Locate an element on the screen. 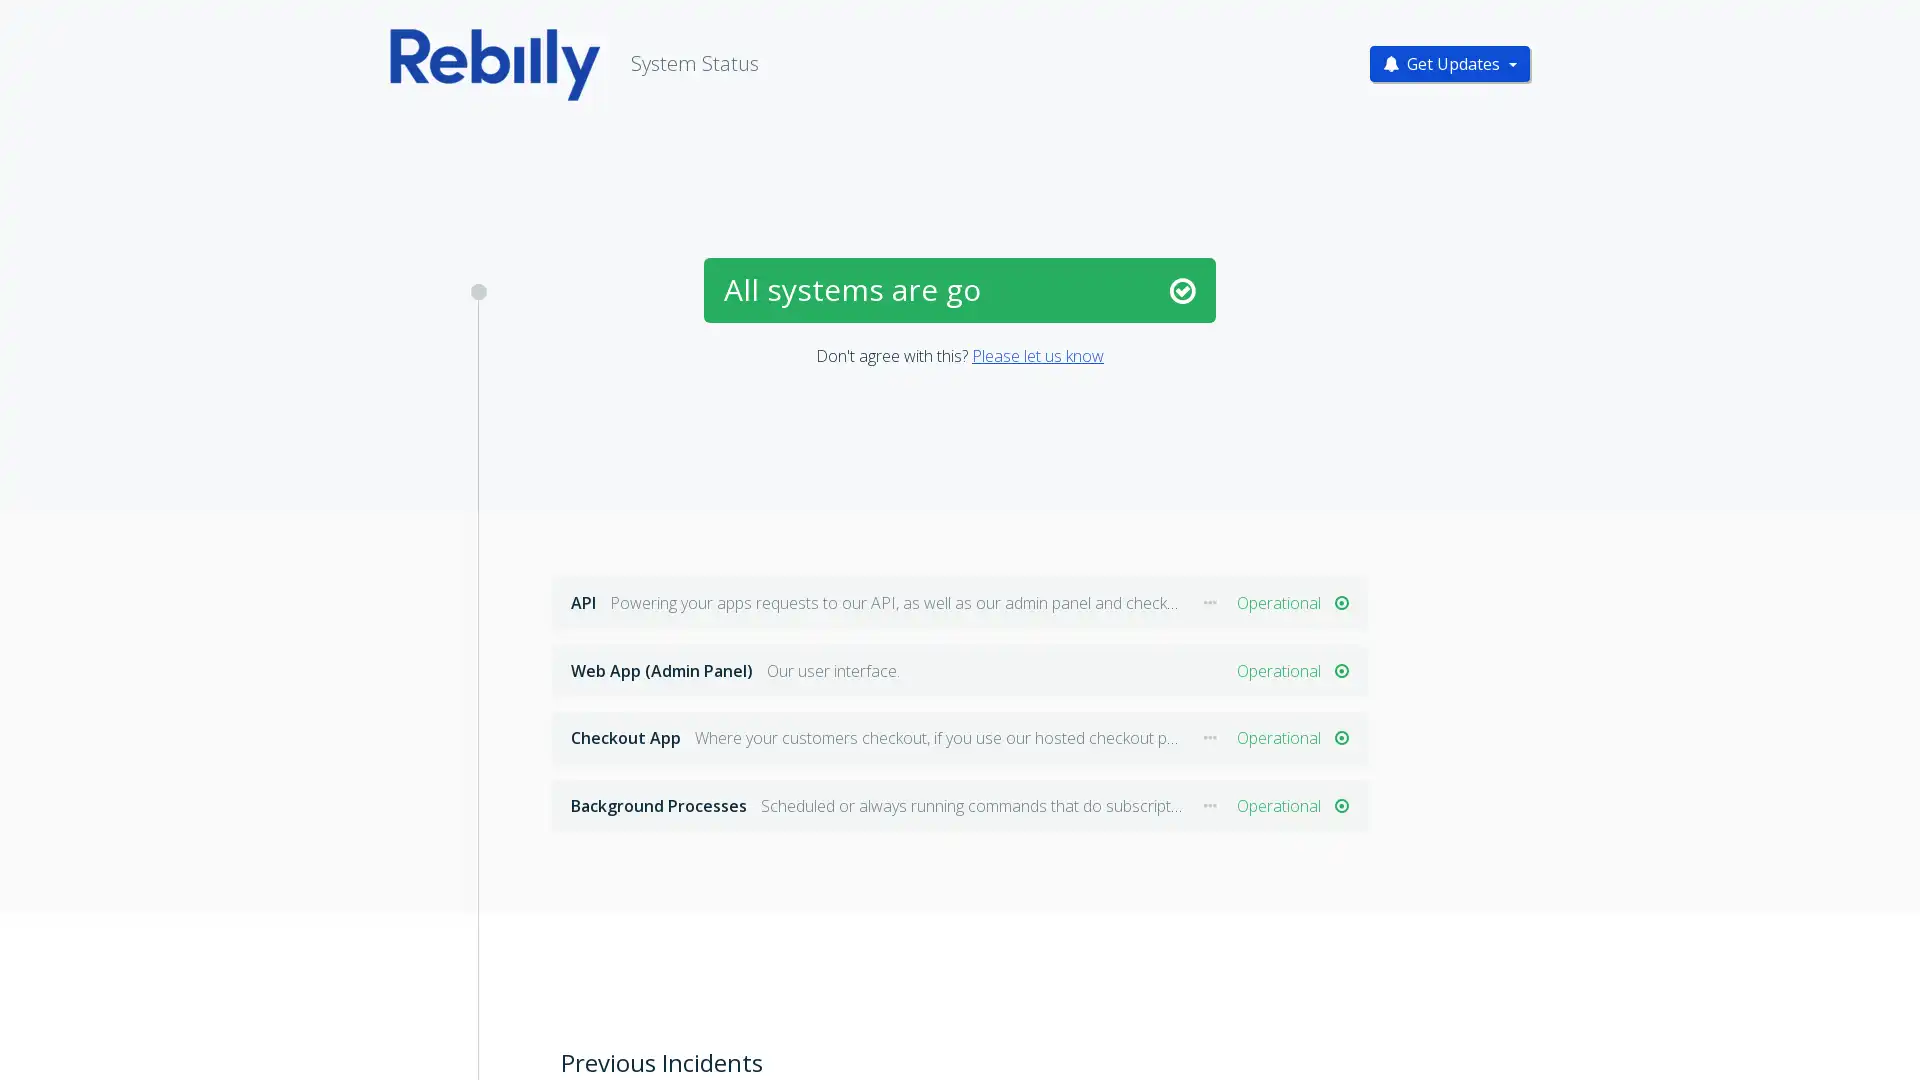 The width and height of the screenshot is (1920, 1080). Click here to view the full description for this component is located at coordinates (1209, 601).